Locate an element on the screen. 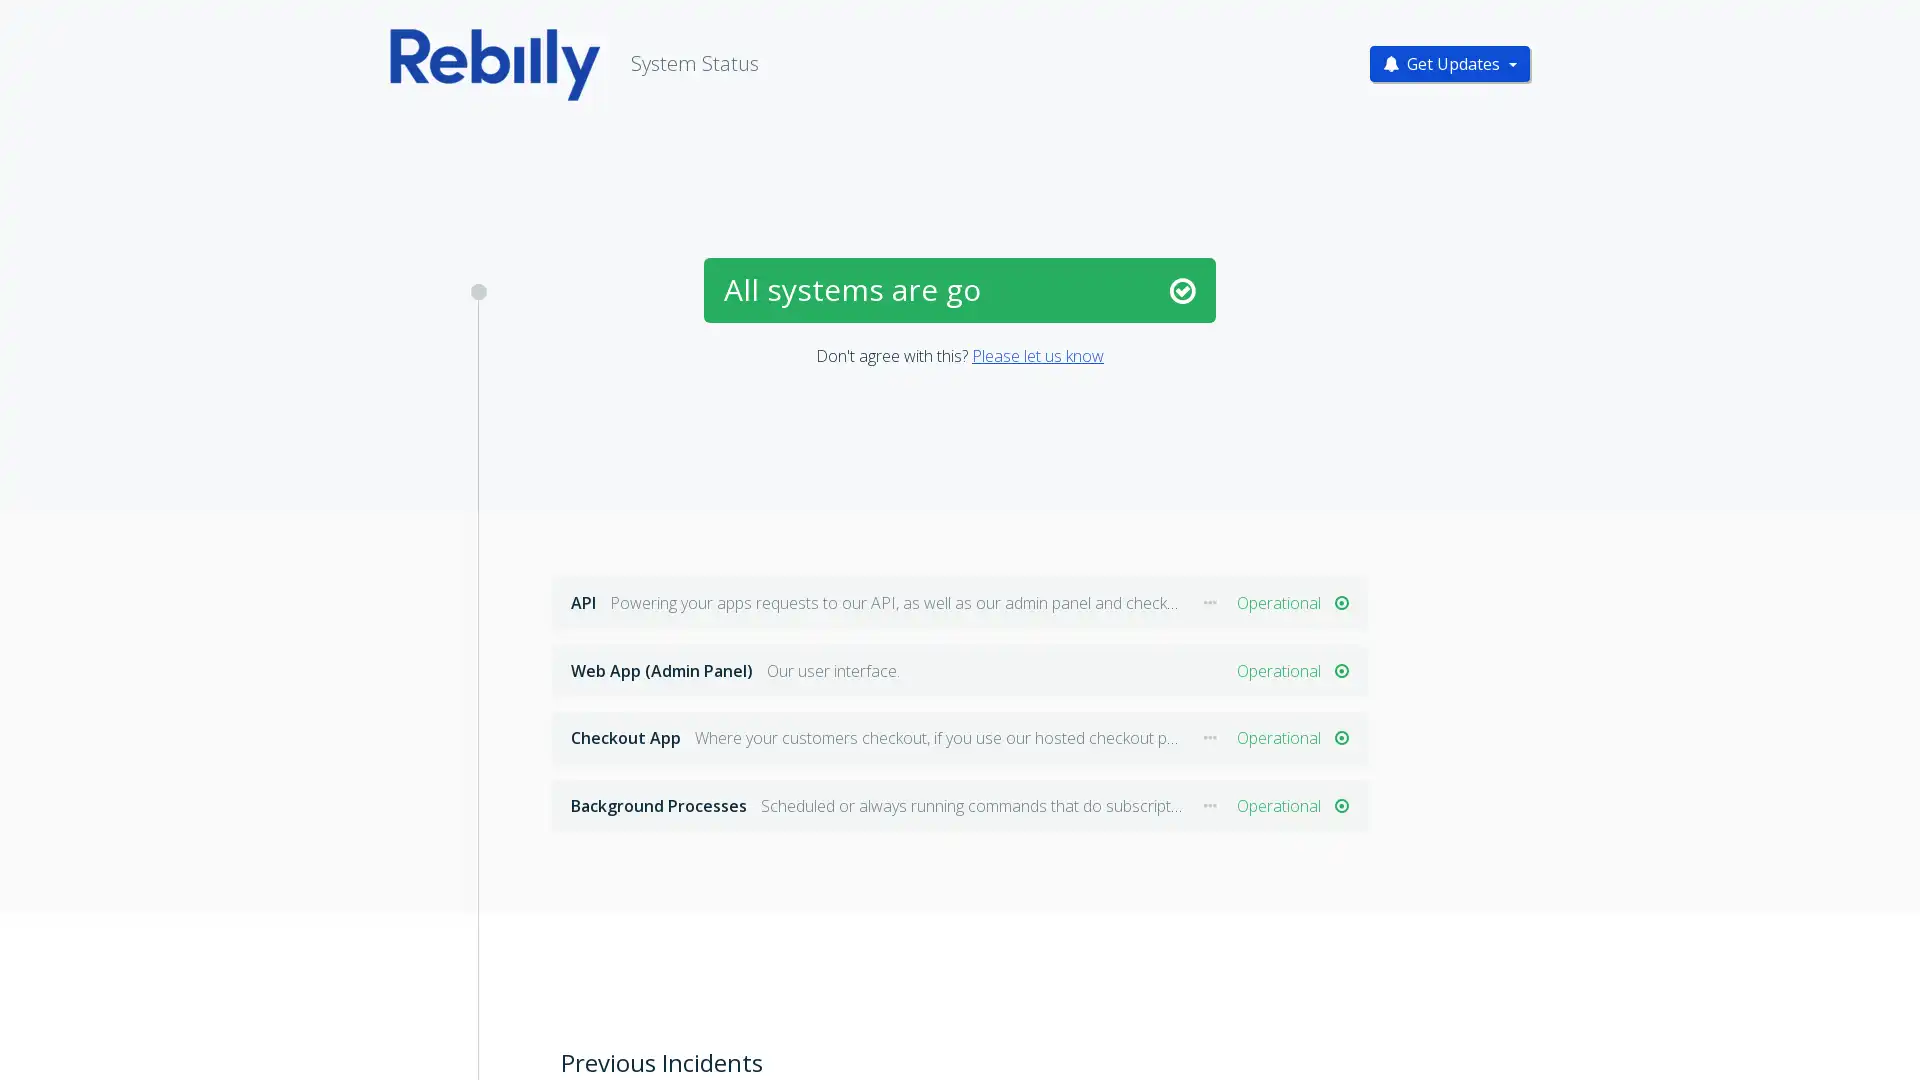 The width and height of the screenshot is (1920, 1080). Click here to view the full description for this component is located at coordinates (1209, 601).